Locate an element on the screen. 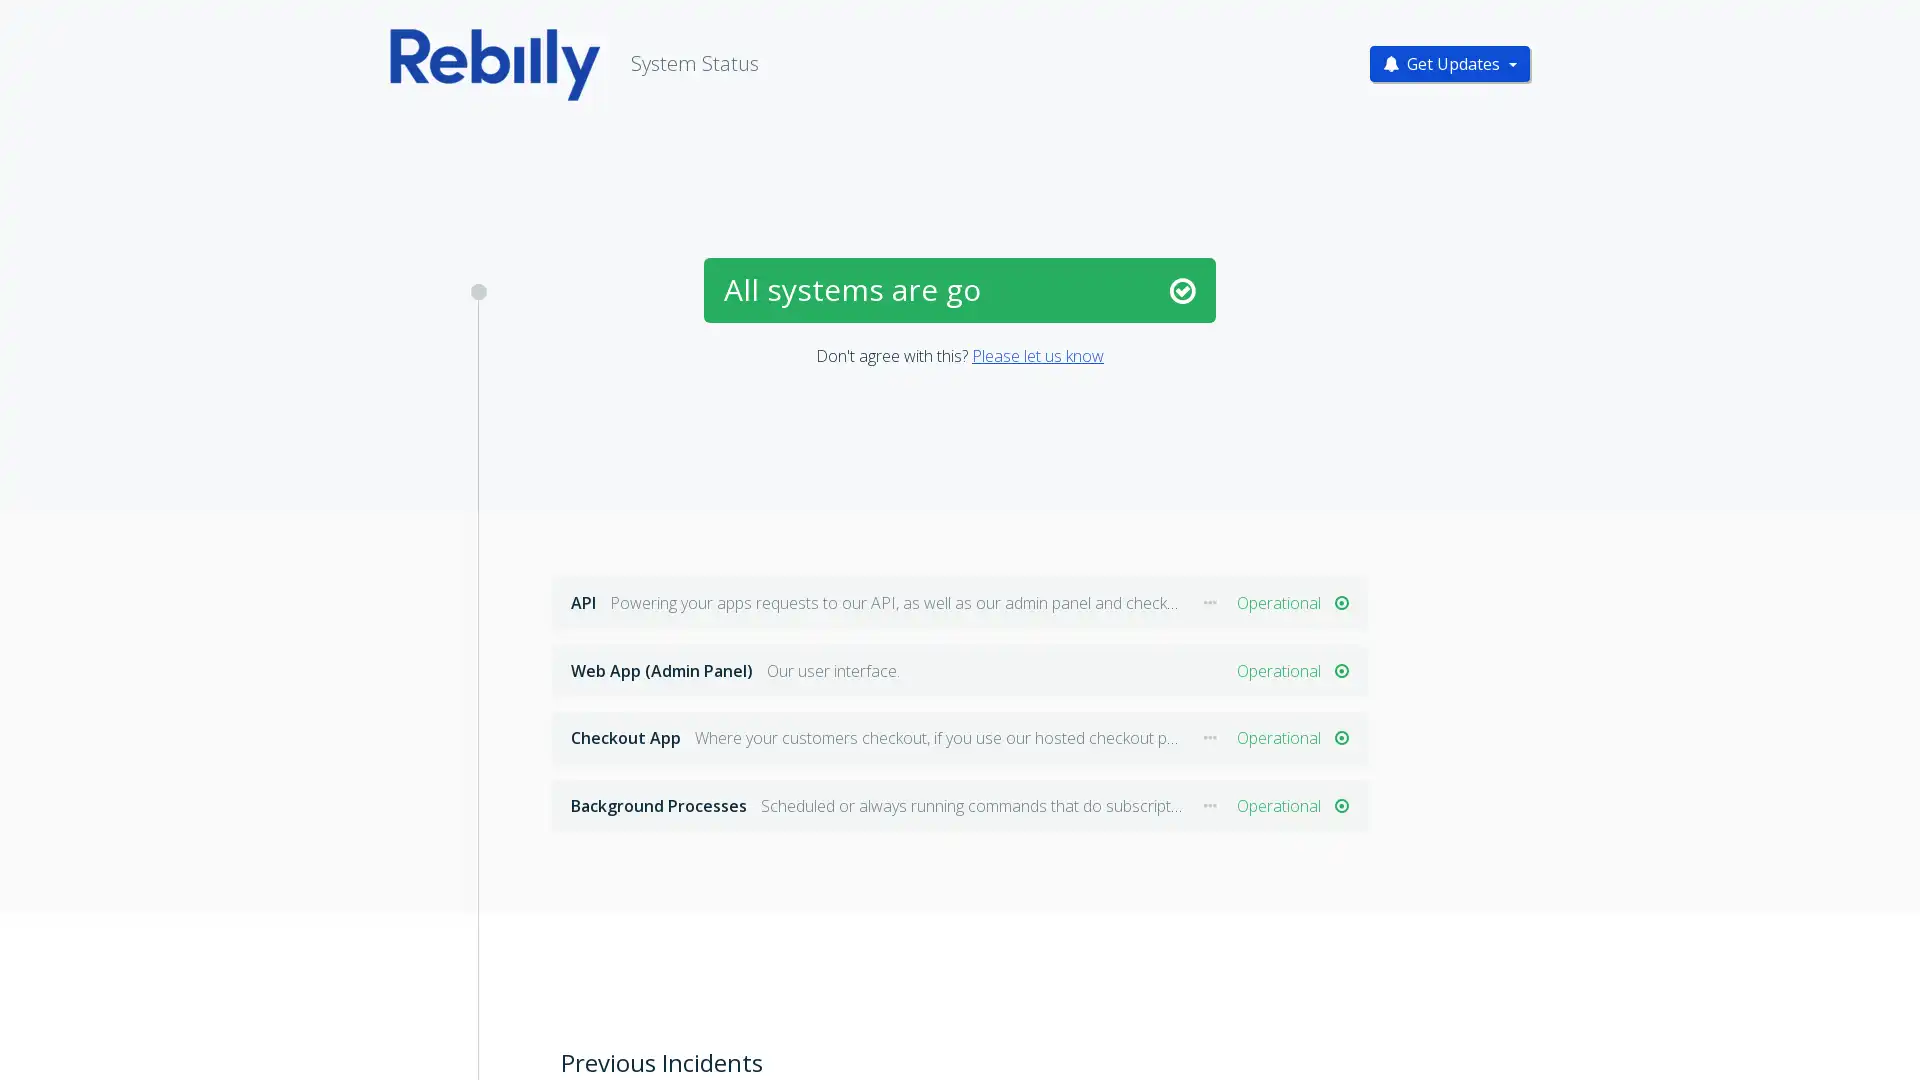 The width and height of the screenshot is (1920, 1080). Click here to view the full description for this component is located at coordinates (1209, 601).